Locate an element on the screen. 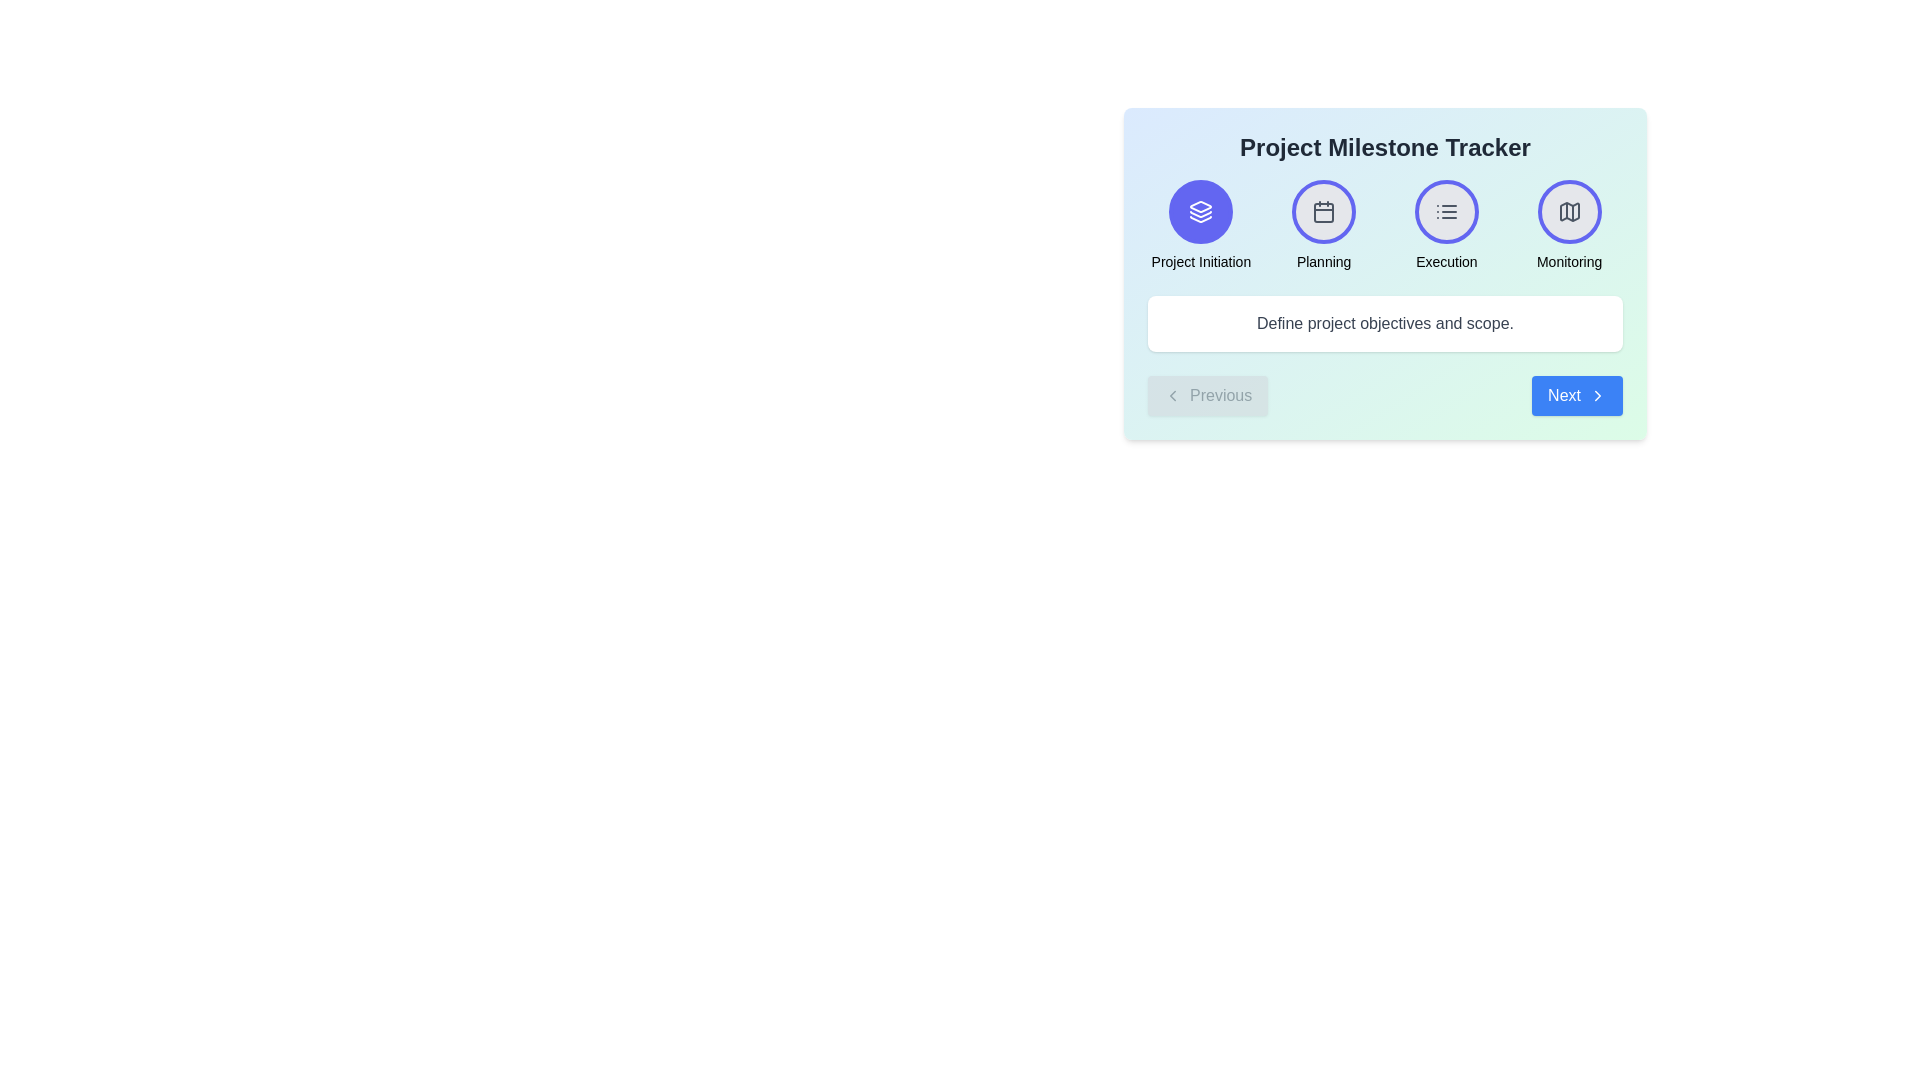  the SVG Graphic Icon representing a map labeled 'Monitoring' is located at coordinates (1568, 212).